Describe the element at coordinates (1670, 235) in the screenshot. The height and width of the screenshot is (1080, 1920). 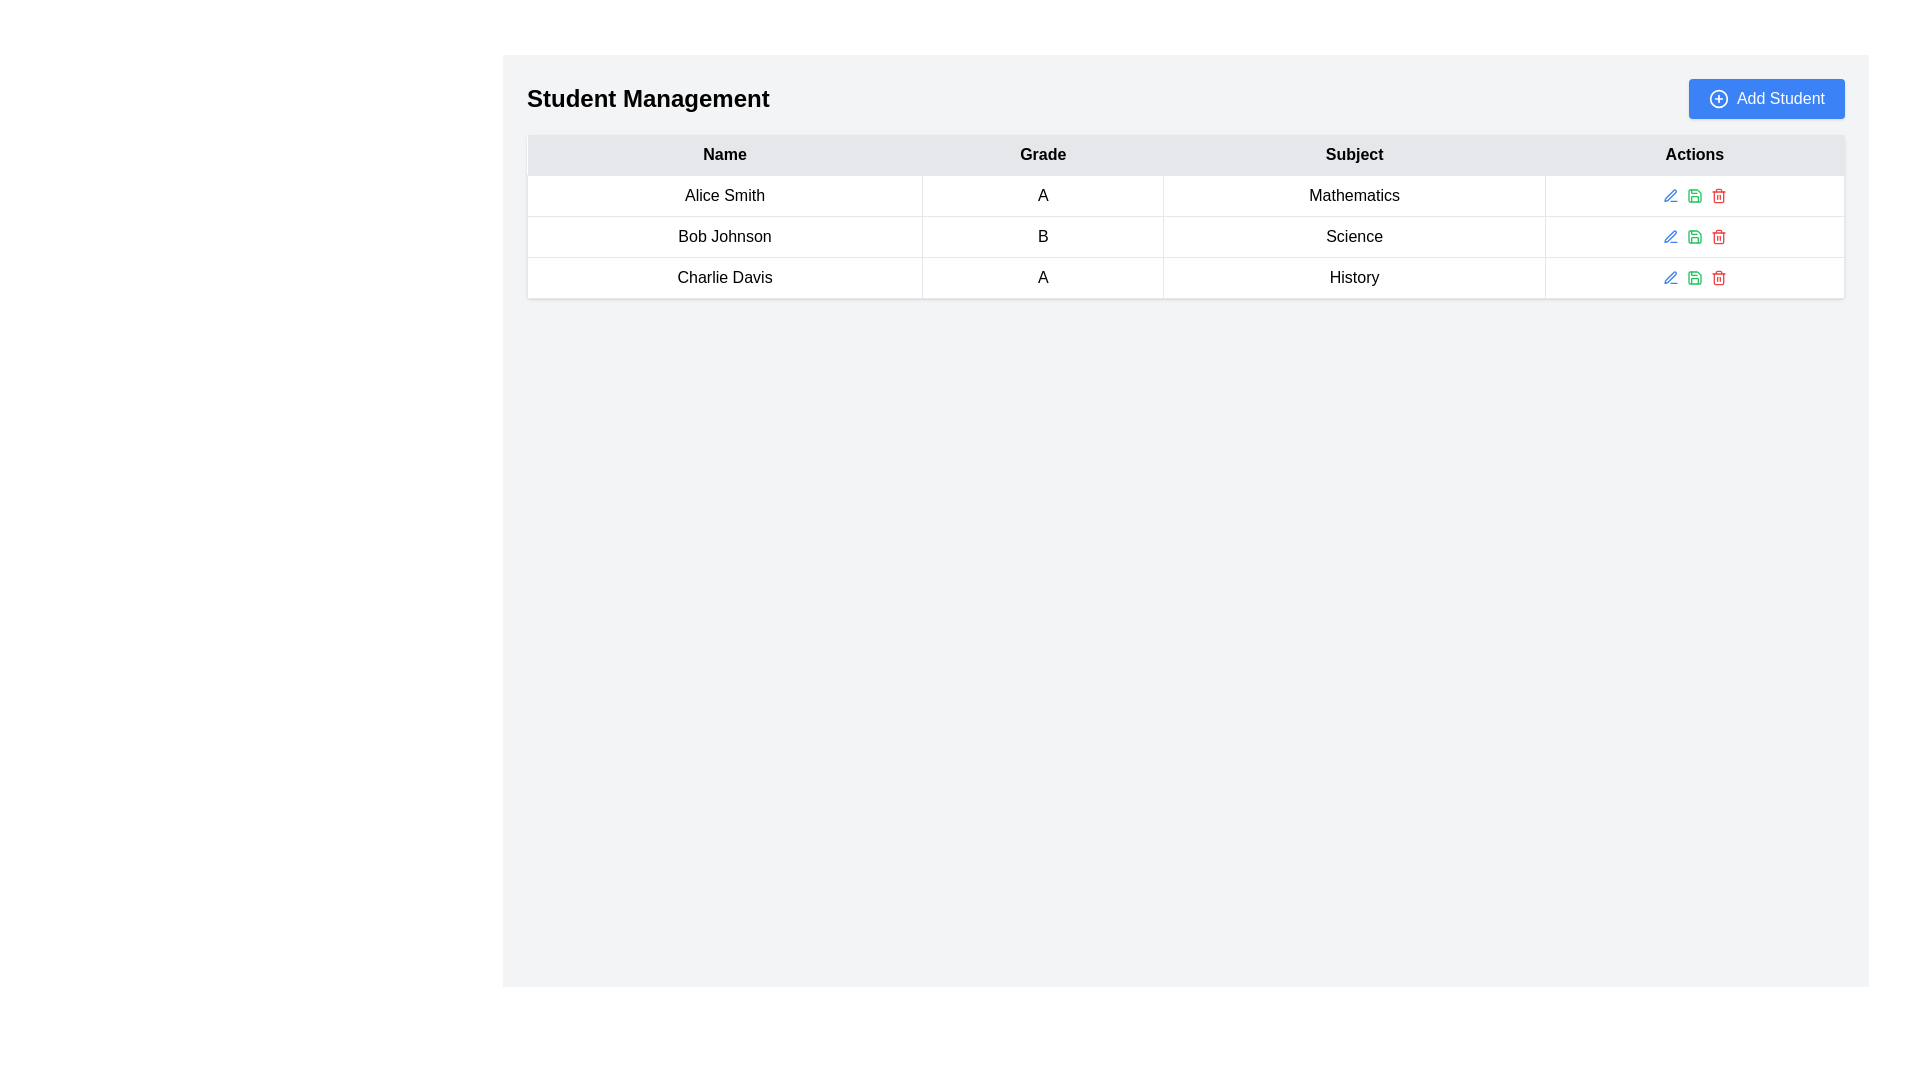
I see `the edit button with a pen icon in the Actions column of the second row to potentially display additional edit-related options for the 'Bob Johnson' entry` at that location.